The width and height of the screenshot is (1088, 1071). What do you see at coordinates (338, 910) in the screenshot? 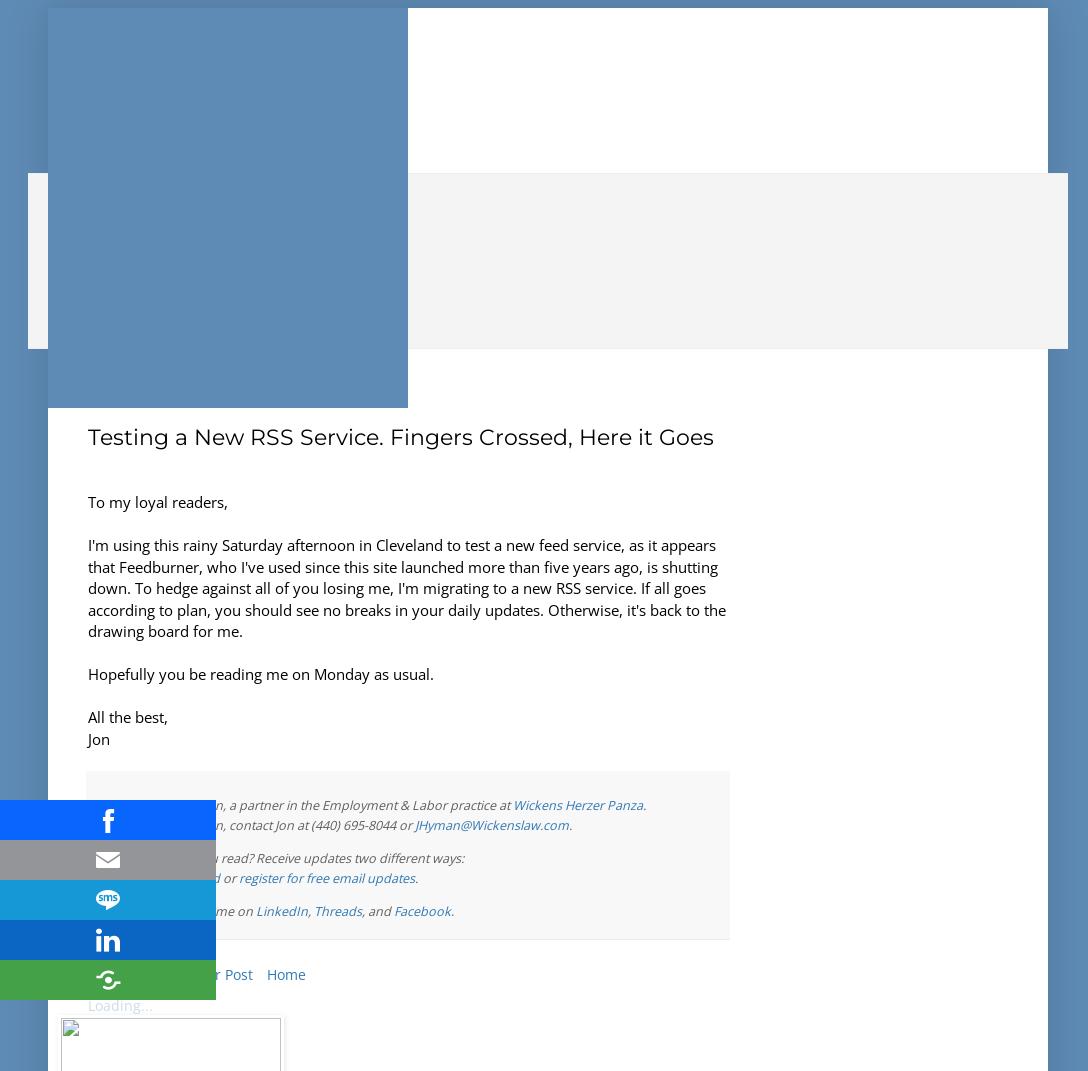
I see `'Threads'` at bounding box center [338, 910].